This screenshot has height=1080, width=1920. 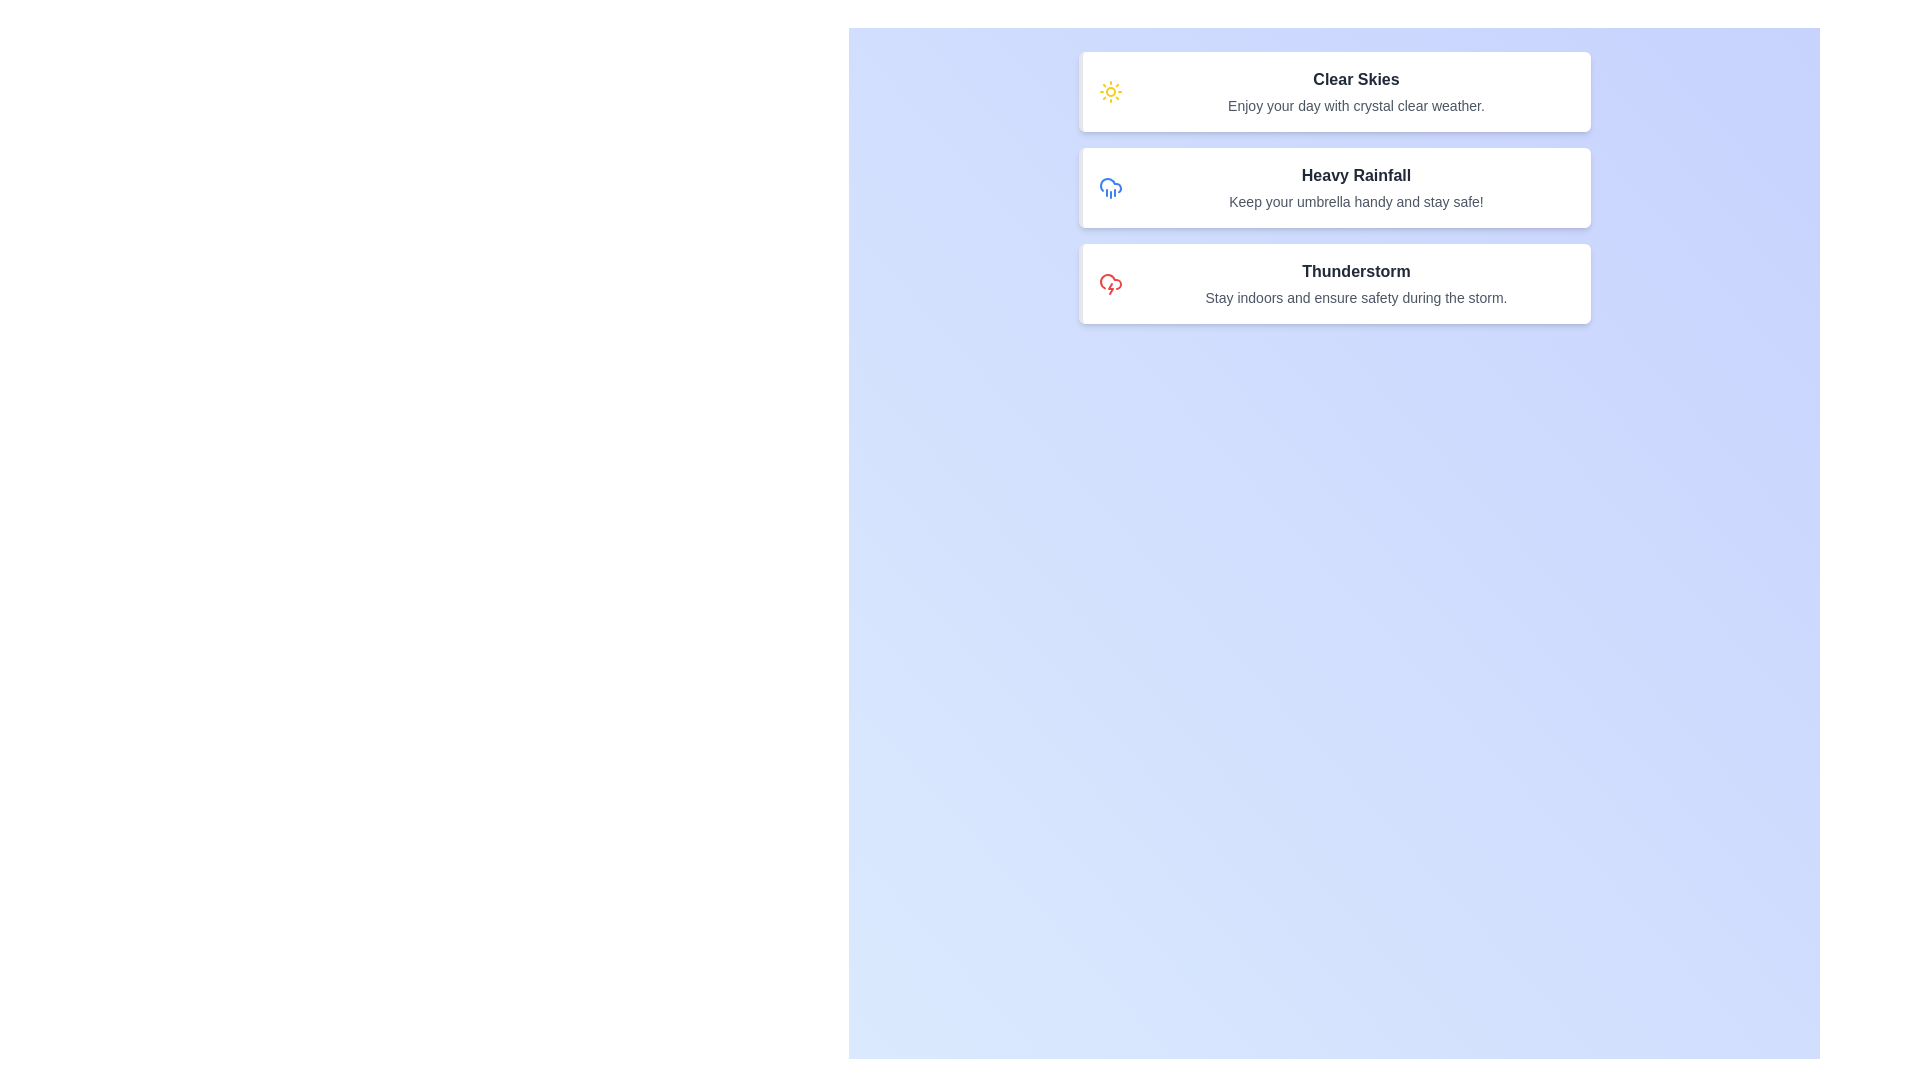 What do you see at coordinates (1334, 92) in the screenshot?
I see `the alert card corresponding to Clear Skies` at bounding box center [1334, 92].